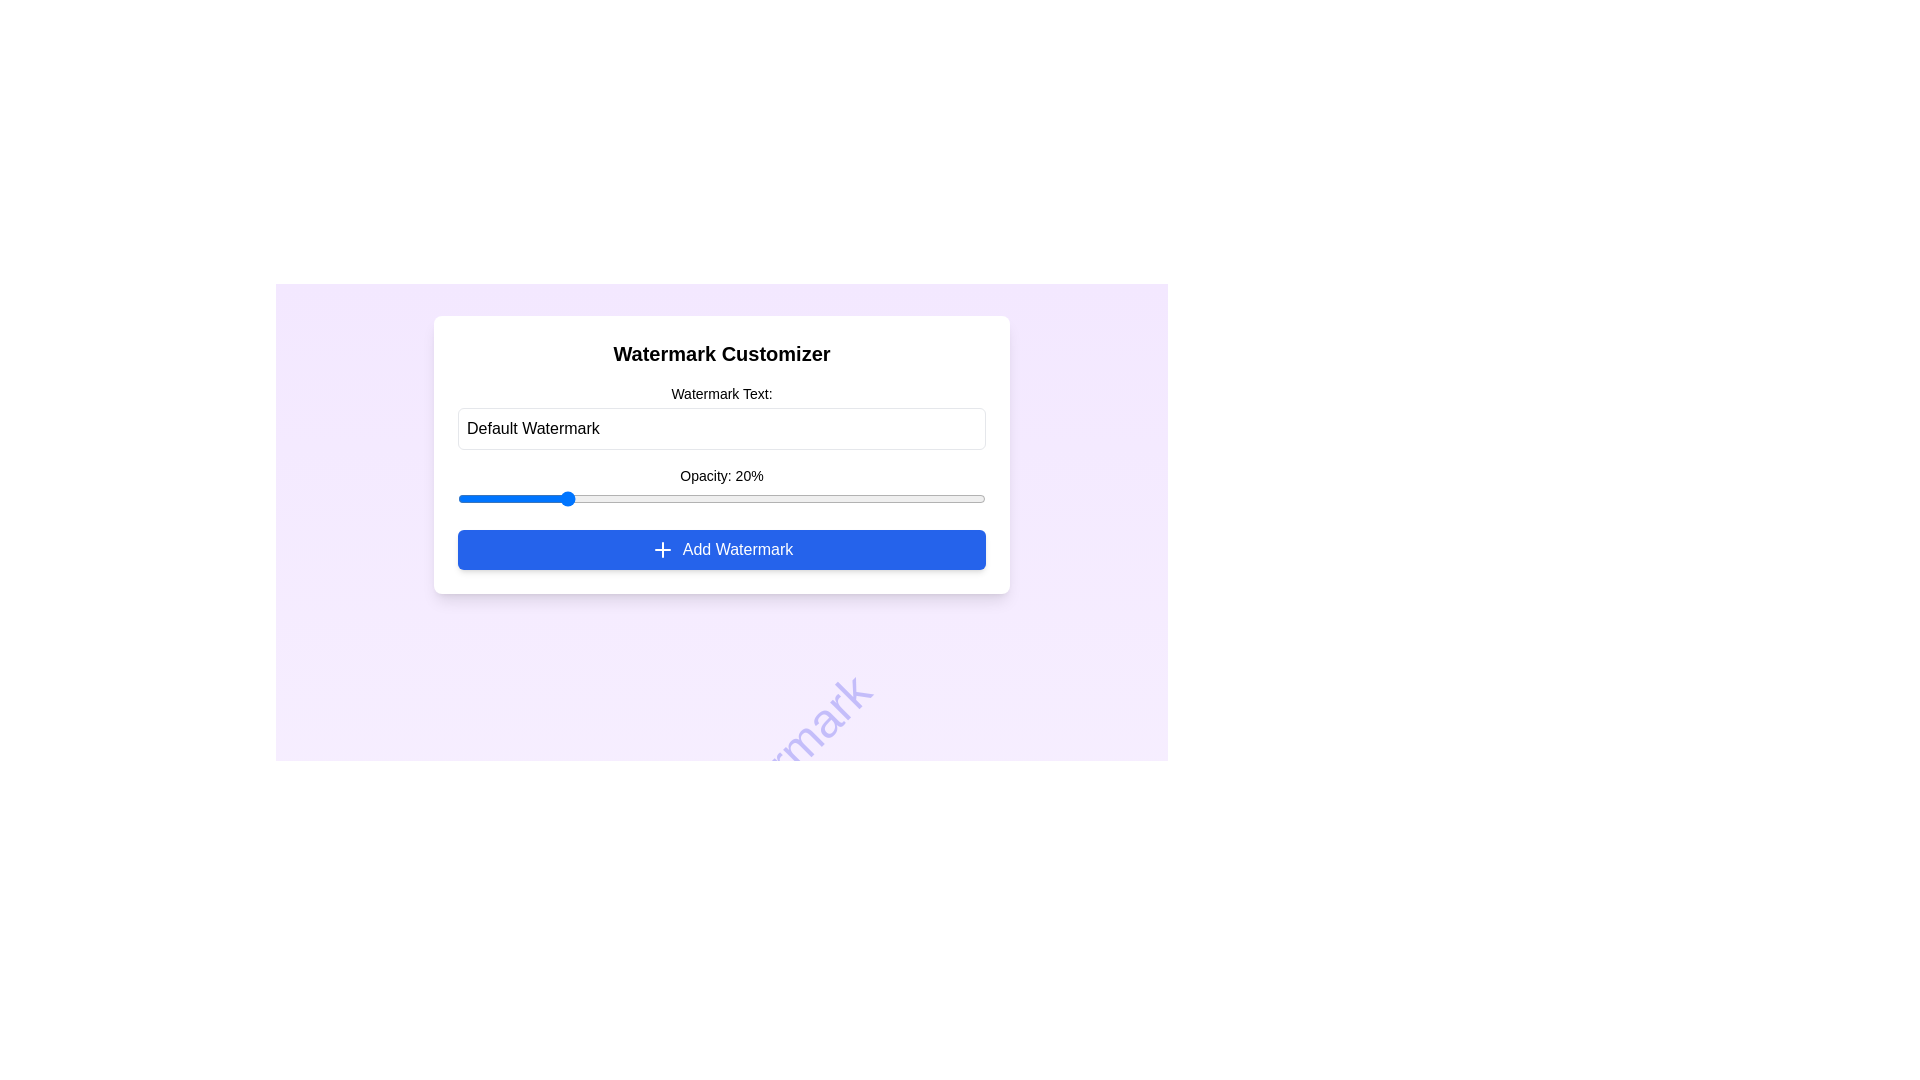  What do you see at coordinates (720, 550) in the screenshot?
I see `the 'Add Watermark' blue button with white text to apply the watermark settings` at bounding box center [720, 550].